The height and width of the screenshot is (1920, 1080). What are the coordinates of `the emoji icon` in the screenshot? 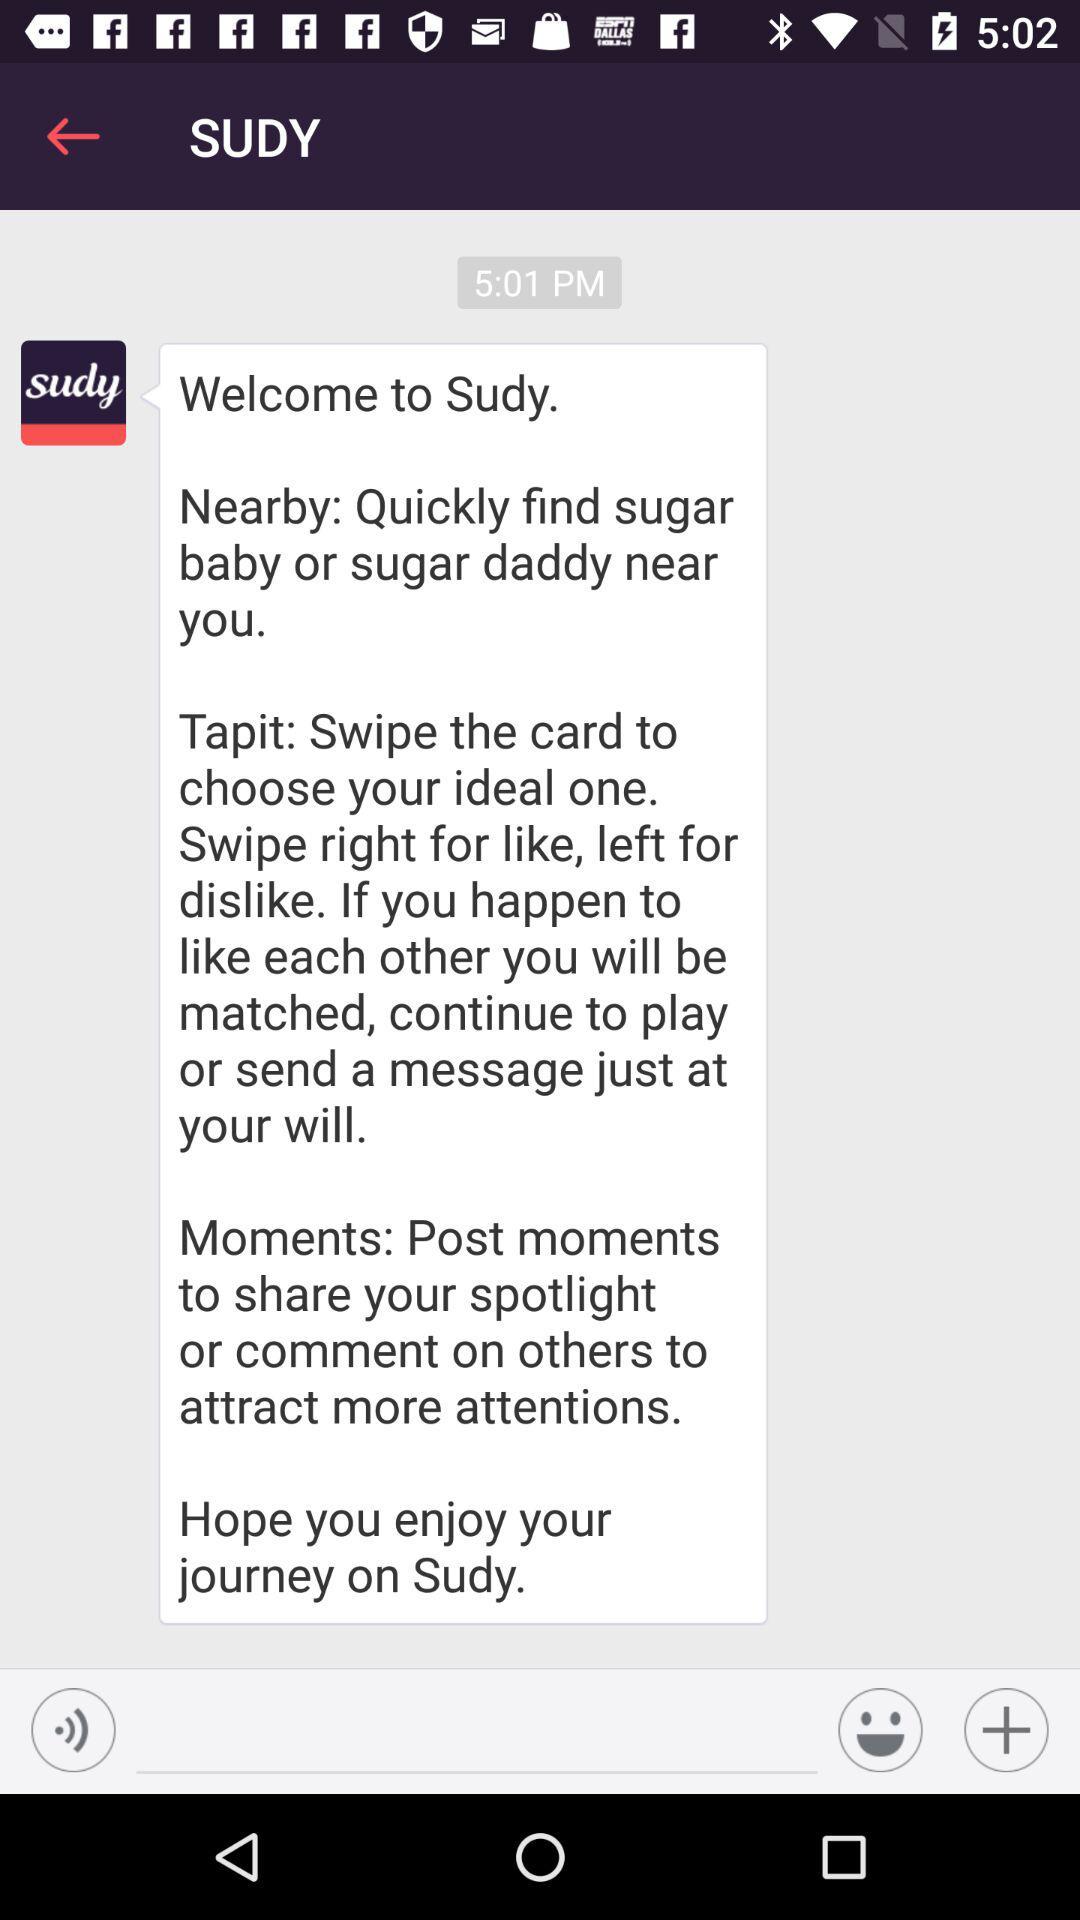 It's located at (879, 1729).